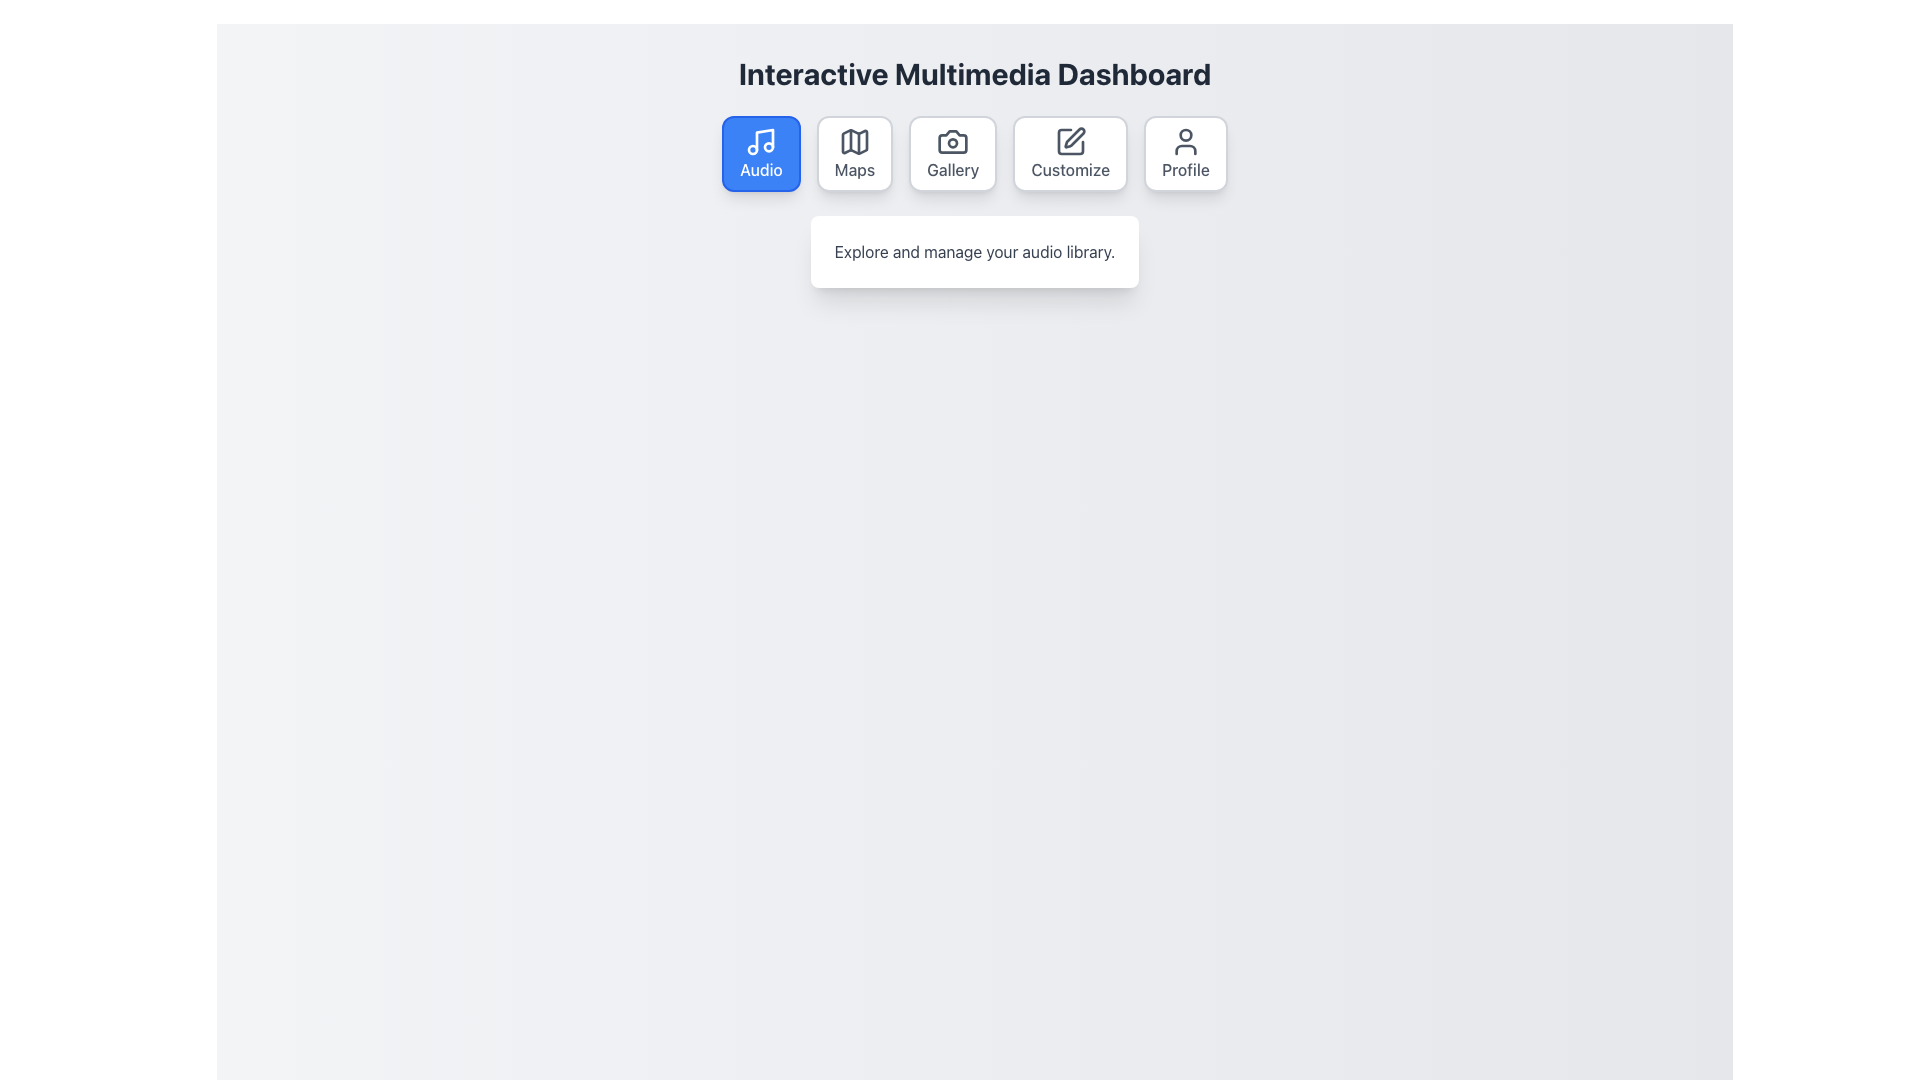 This screenshot has width=1920, height=1080. I want to click on the 'Customize' button with a pencil icon, which is the fourth button in a series of five located below the 'Interactive Multimedia Dashboard' header, so click(1069, 153).